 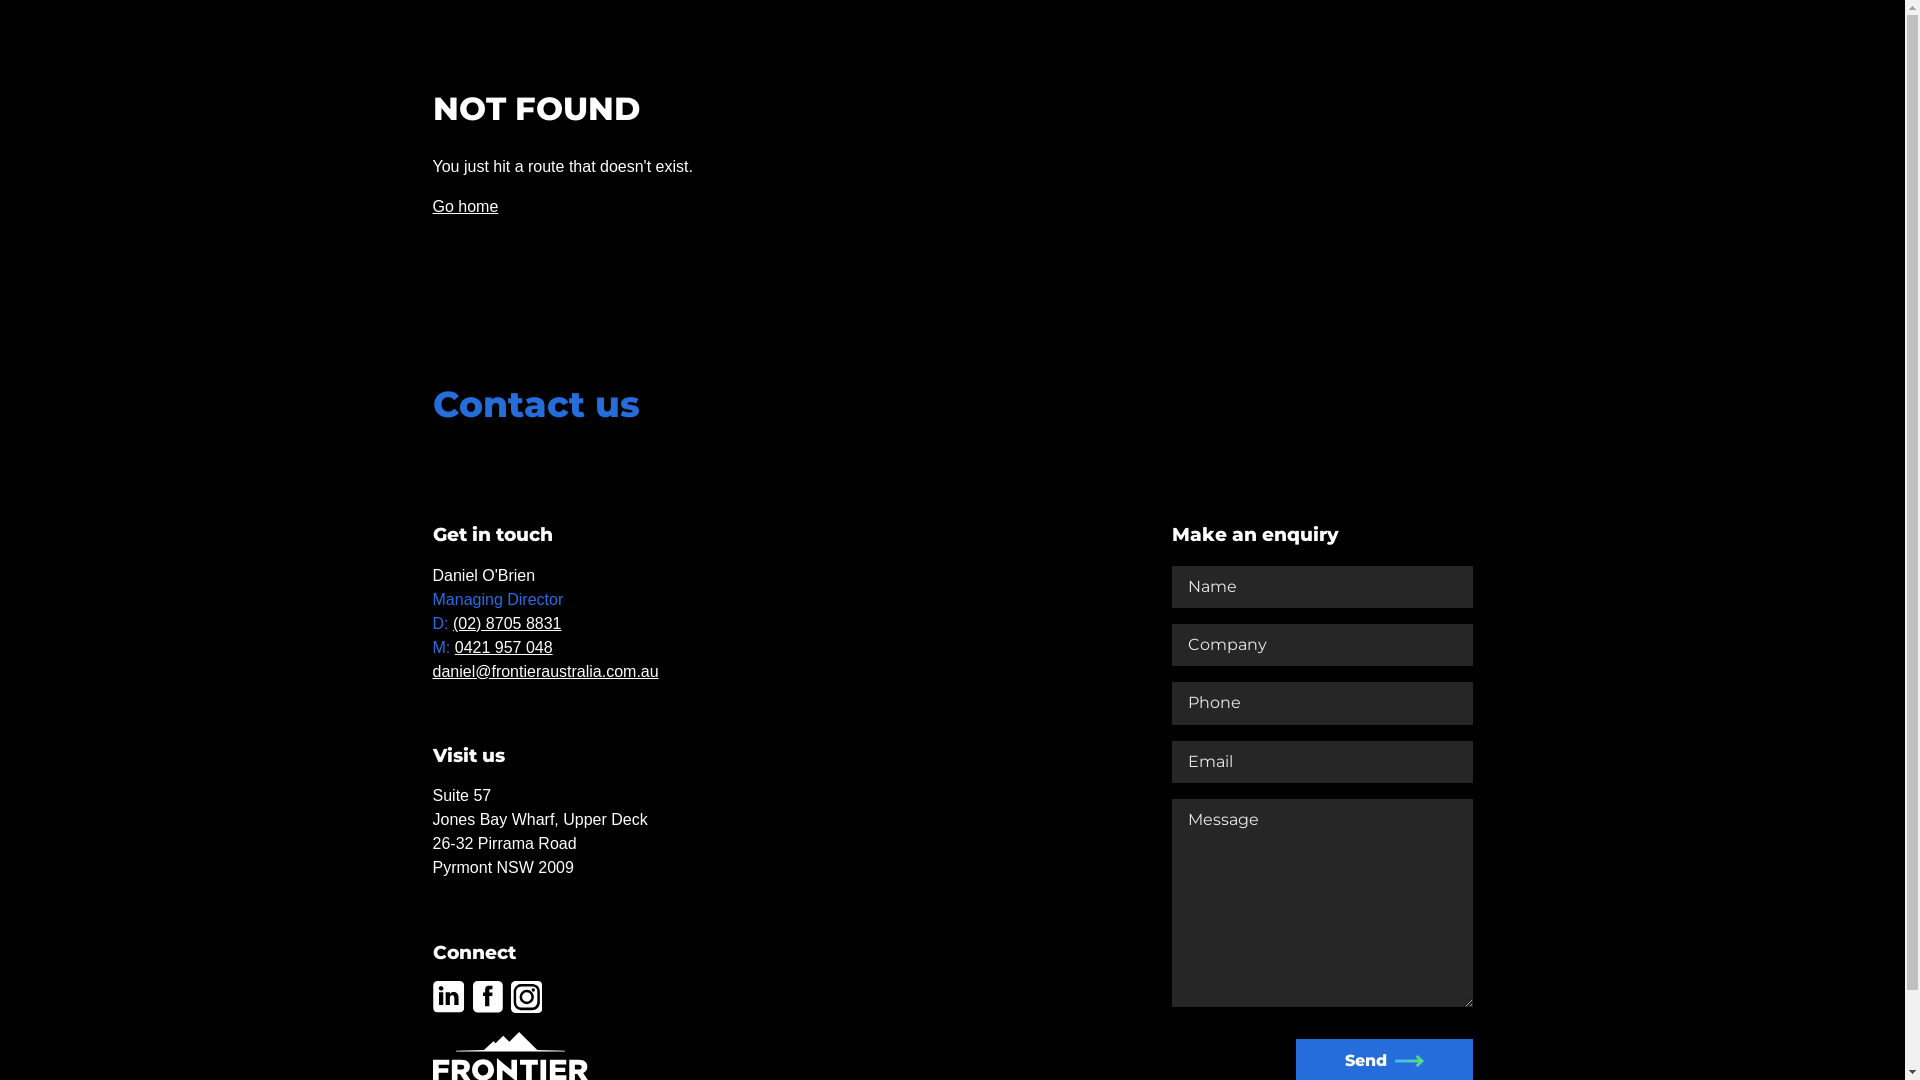 What do you see at coordinates (507, 622) in the screenshot?
I see `'(02) 8705 8831'` at bounding box center [507, 622].